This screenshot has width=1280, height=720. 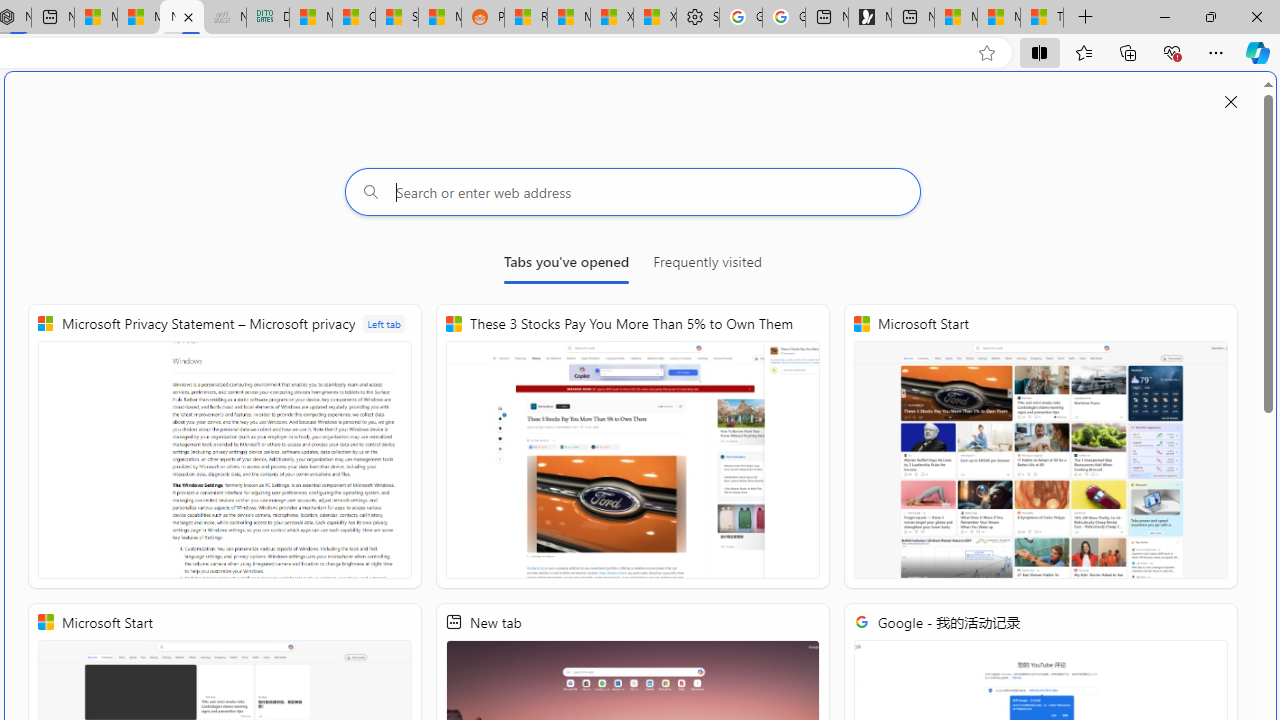 What do you see at coordinates (565, 265) in the screenshot?
I see `'Tabs you'` at bounding box center [565, 265].